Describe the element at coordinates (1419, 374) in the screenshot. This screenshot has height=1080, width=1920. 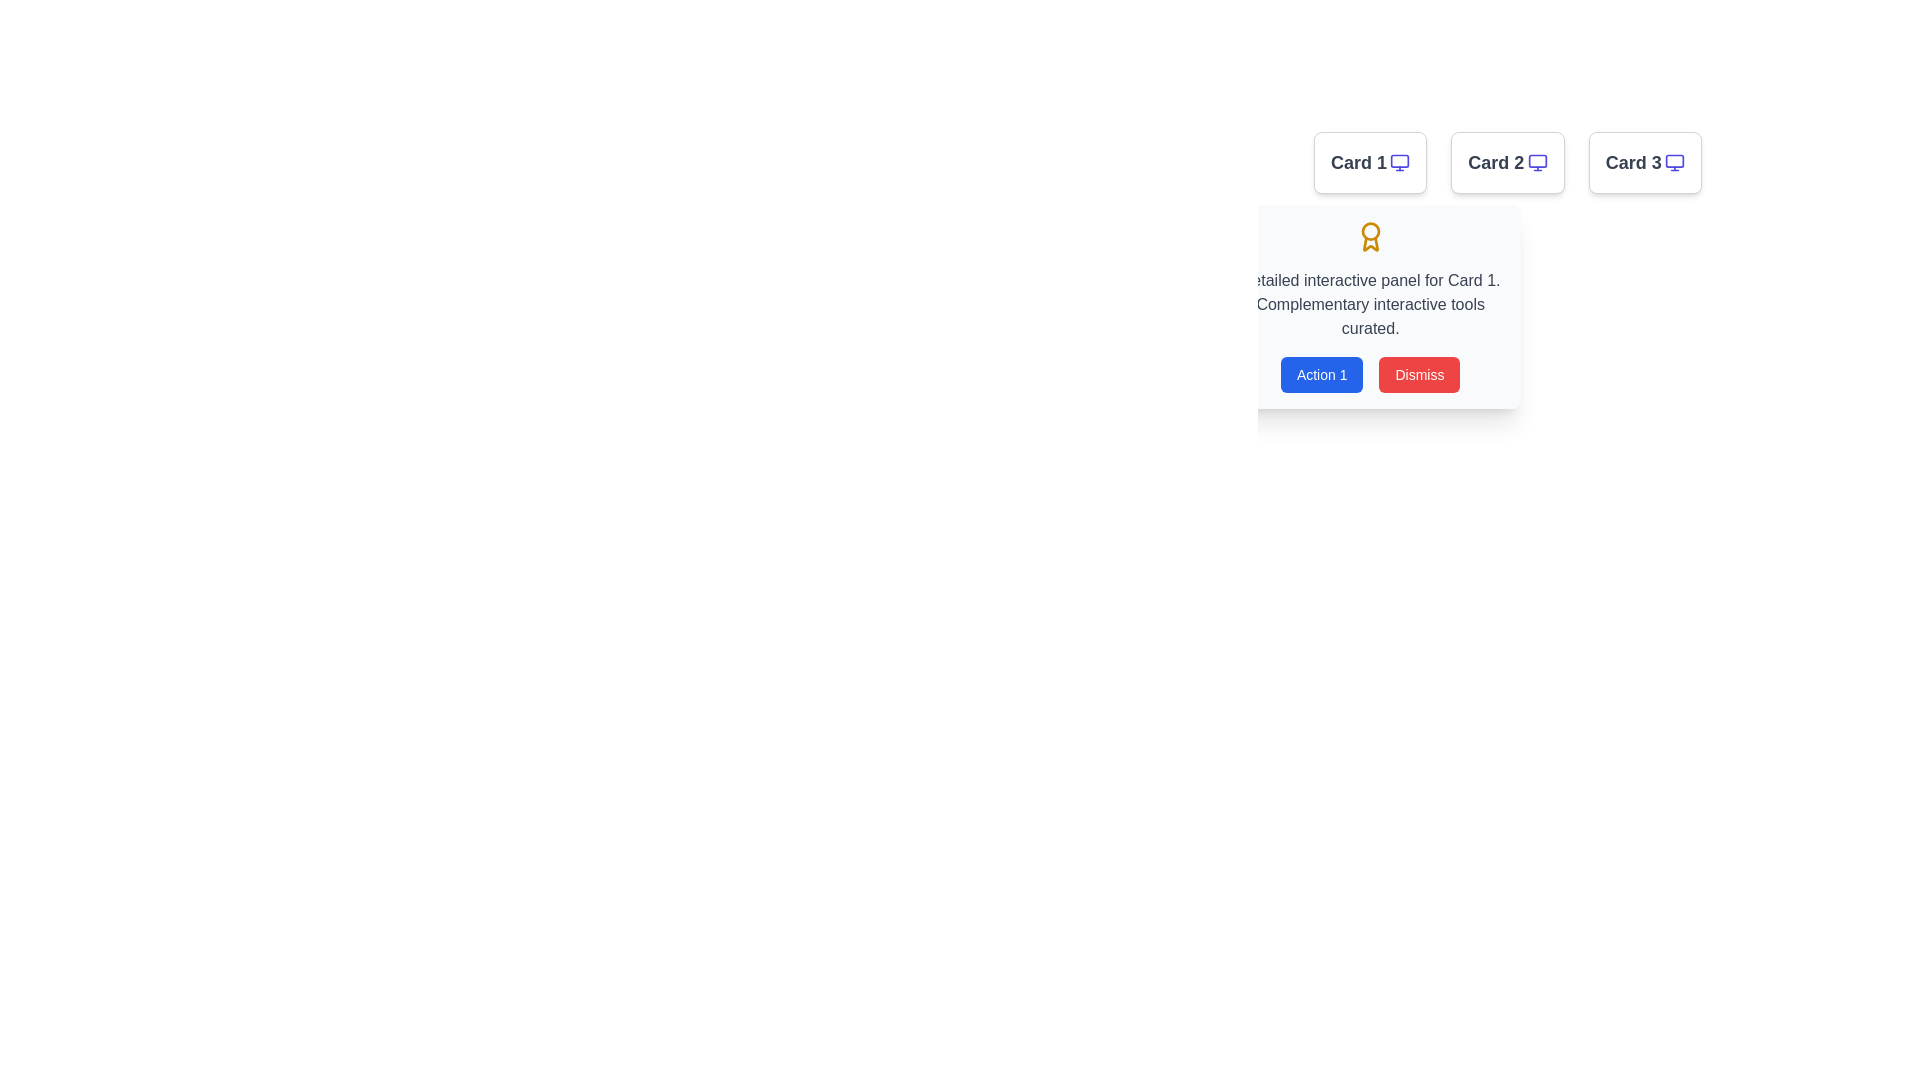
I see `the dismiss button located at the bottom right of the interface to observe the hover effect` at that location.